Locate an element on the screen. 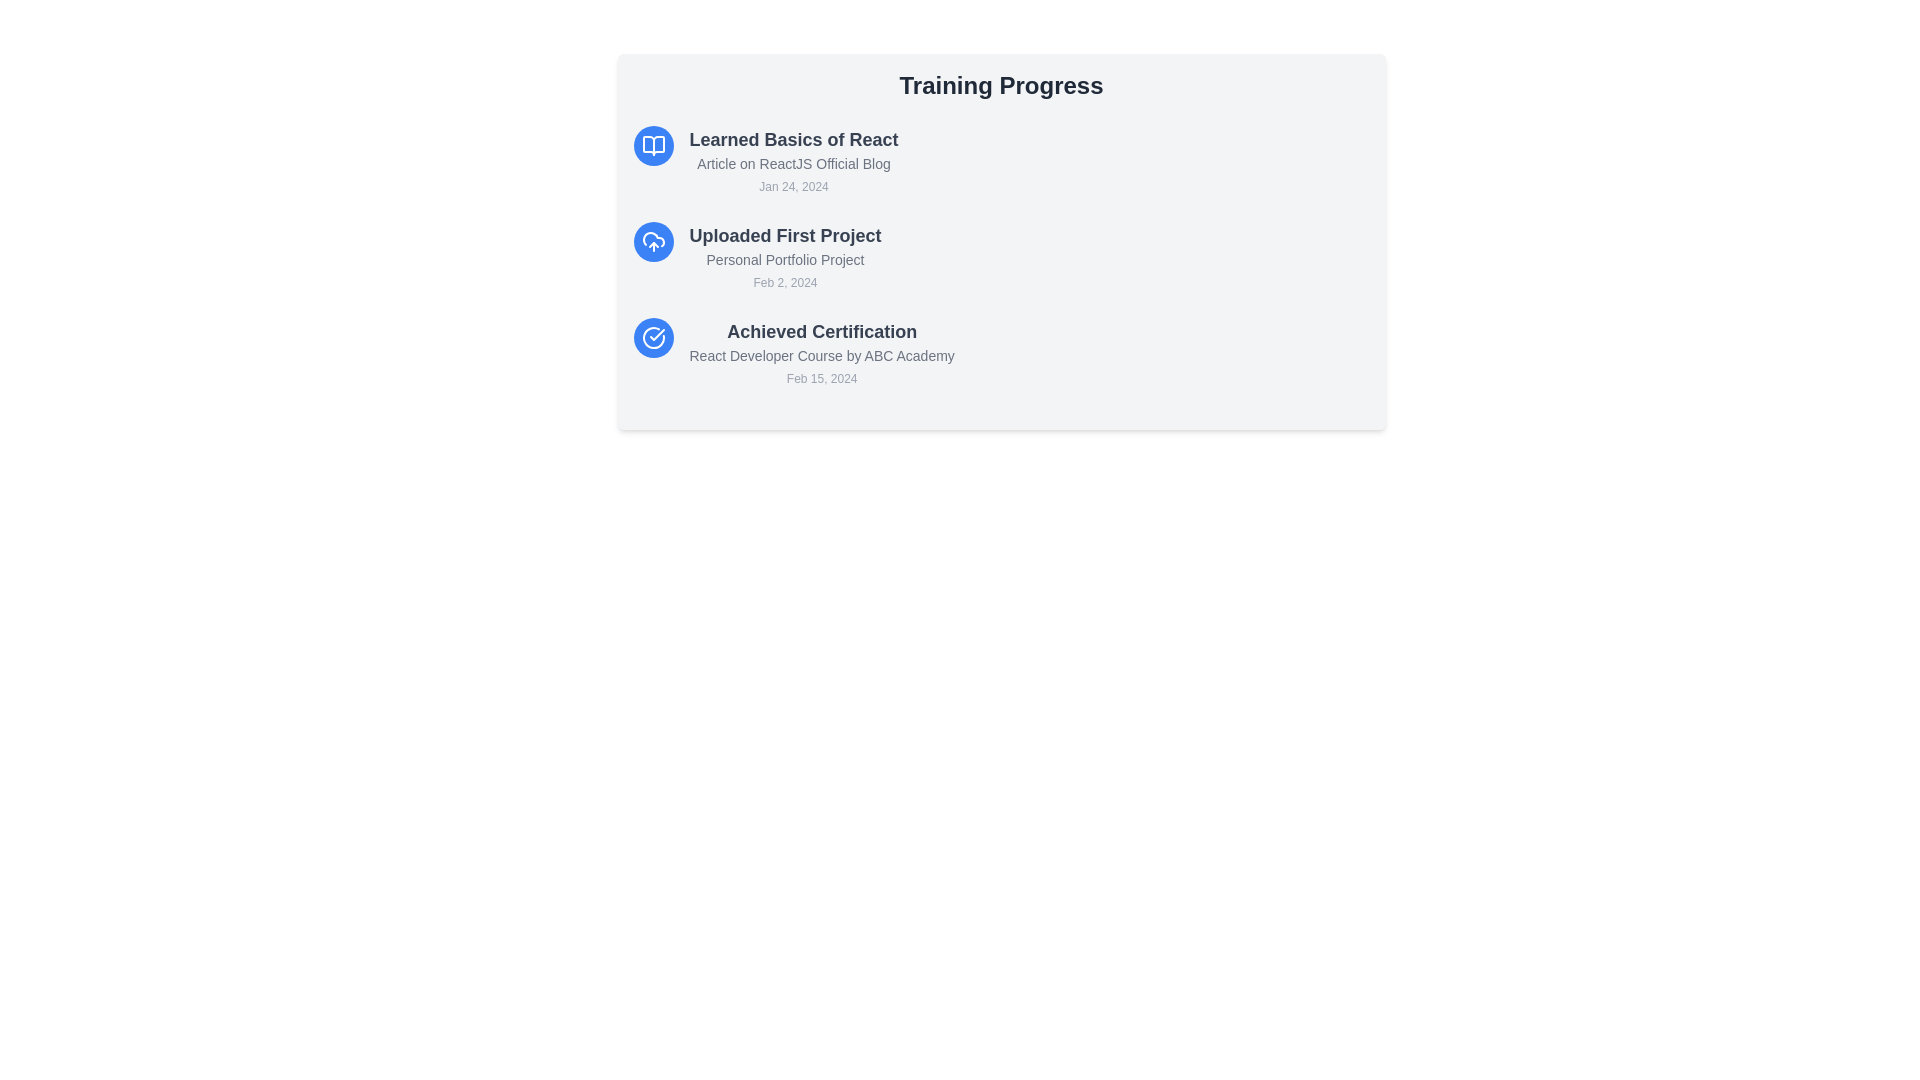 The image size is (1920, 1080). the first three-line text block in the 'Training Progress' list, which describes a completed training step, located to the right of a blue book icon is located at coordinates (793, 161).